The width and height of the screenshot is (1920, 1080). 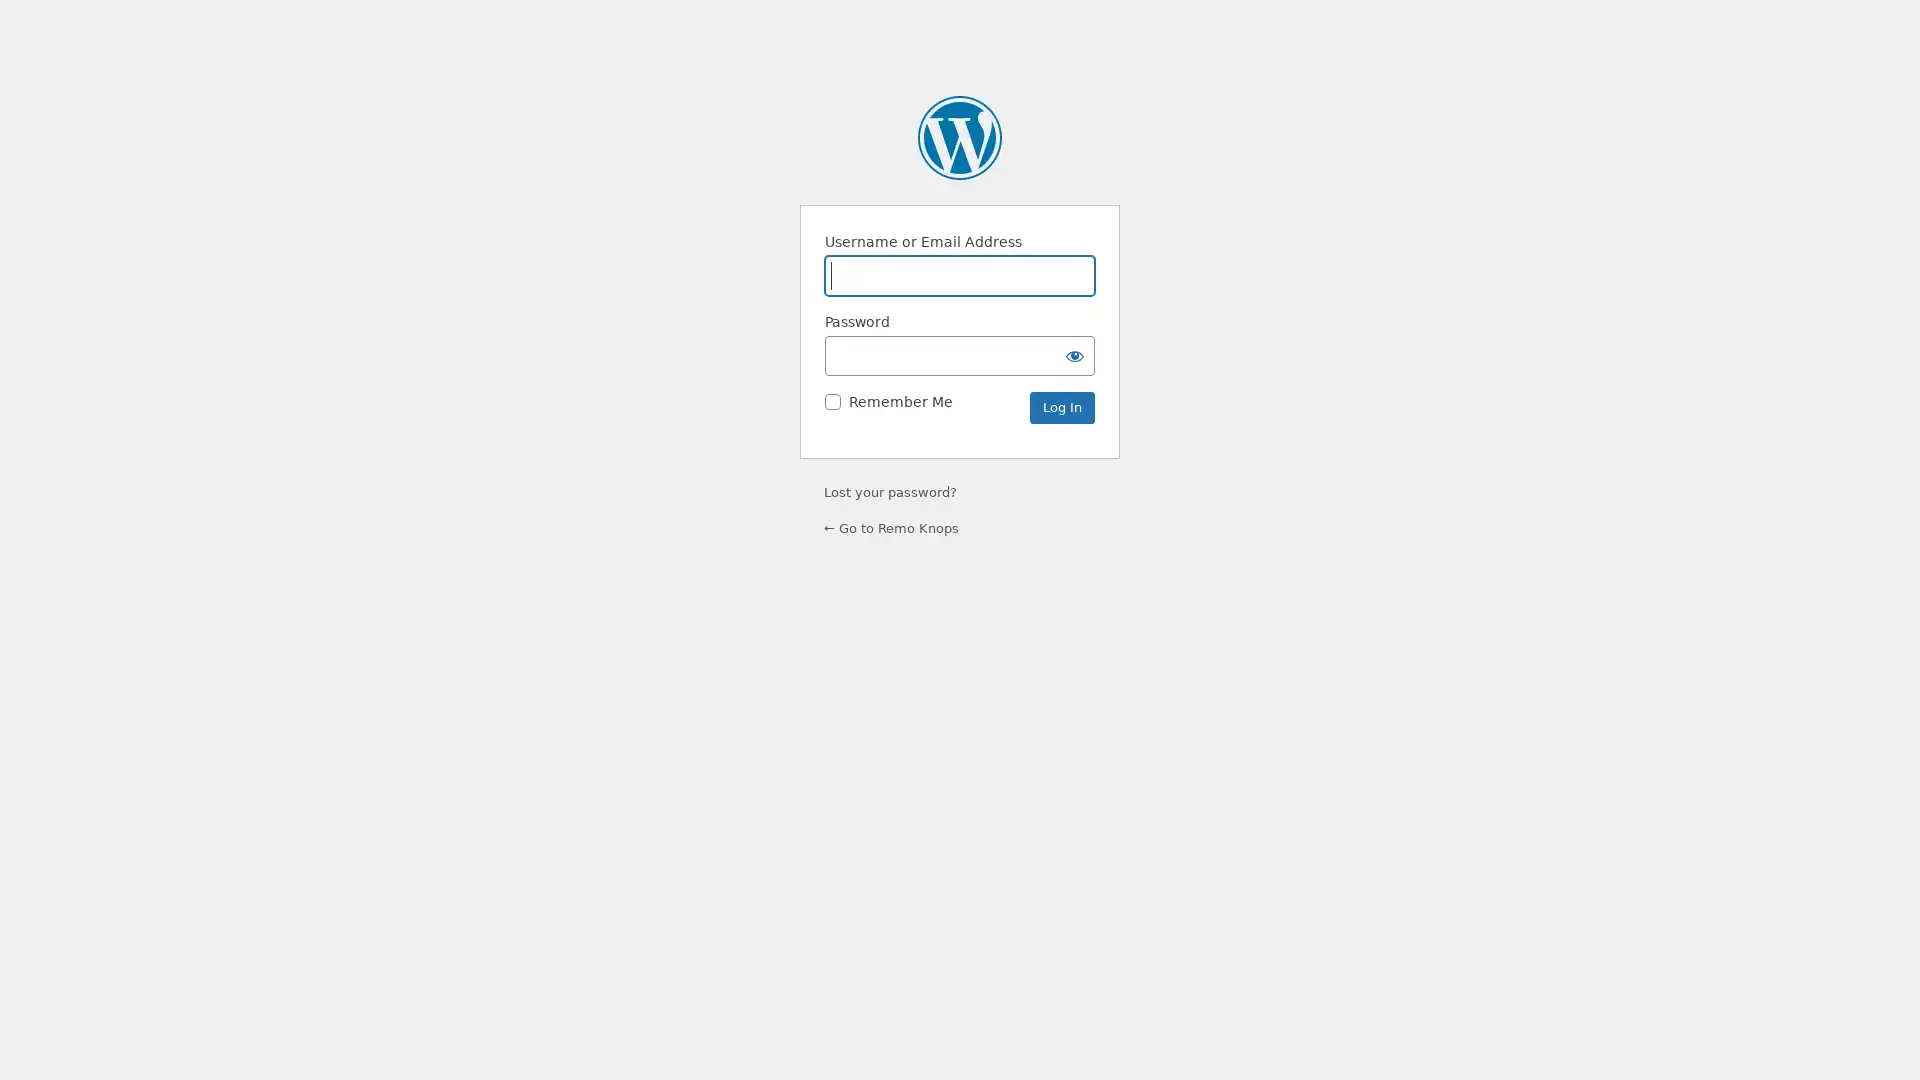 What do you see at coordinates (1074, 354) in the screenshot?
I see `Show password` at bounding box center [1074, 354].